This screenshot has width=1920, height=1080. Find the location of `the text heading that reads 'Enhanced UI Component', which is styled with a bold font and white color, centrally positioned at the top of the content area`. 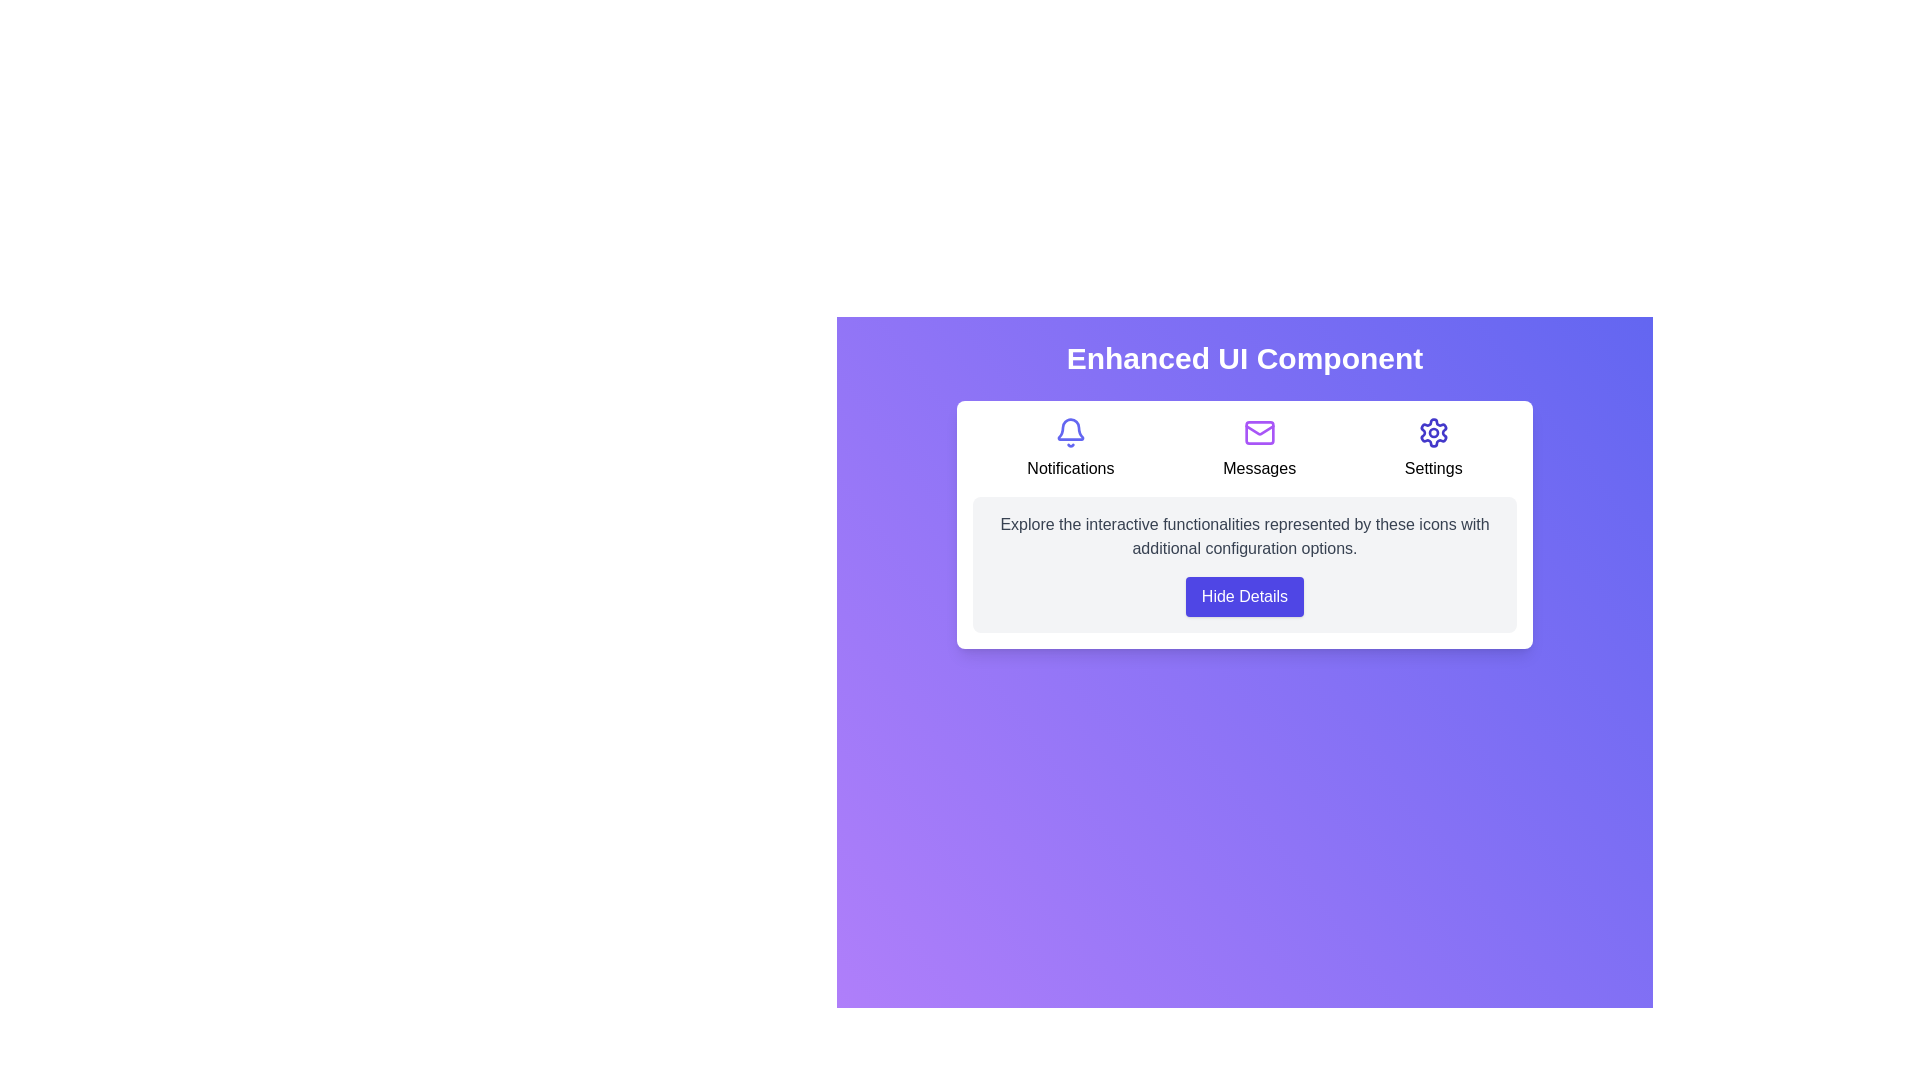

the text heading that reads 'Enhanced UI Component', which is styled with a bold font and white color, centrally positioned at the top of the content area is located at coordinates (1243, 357).